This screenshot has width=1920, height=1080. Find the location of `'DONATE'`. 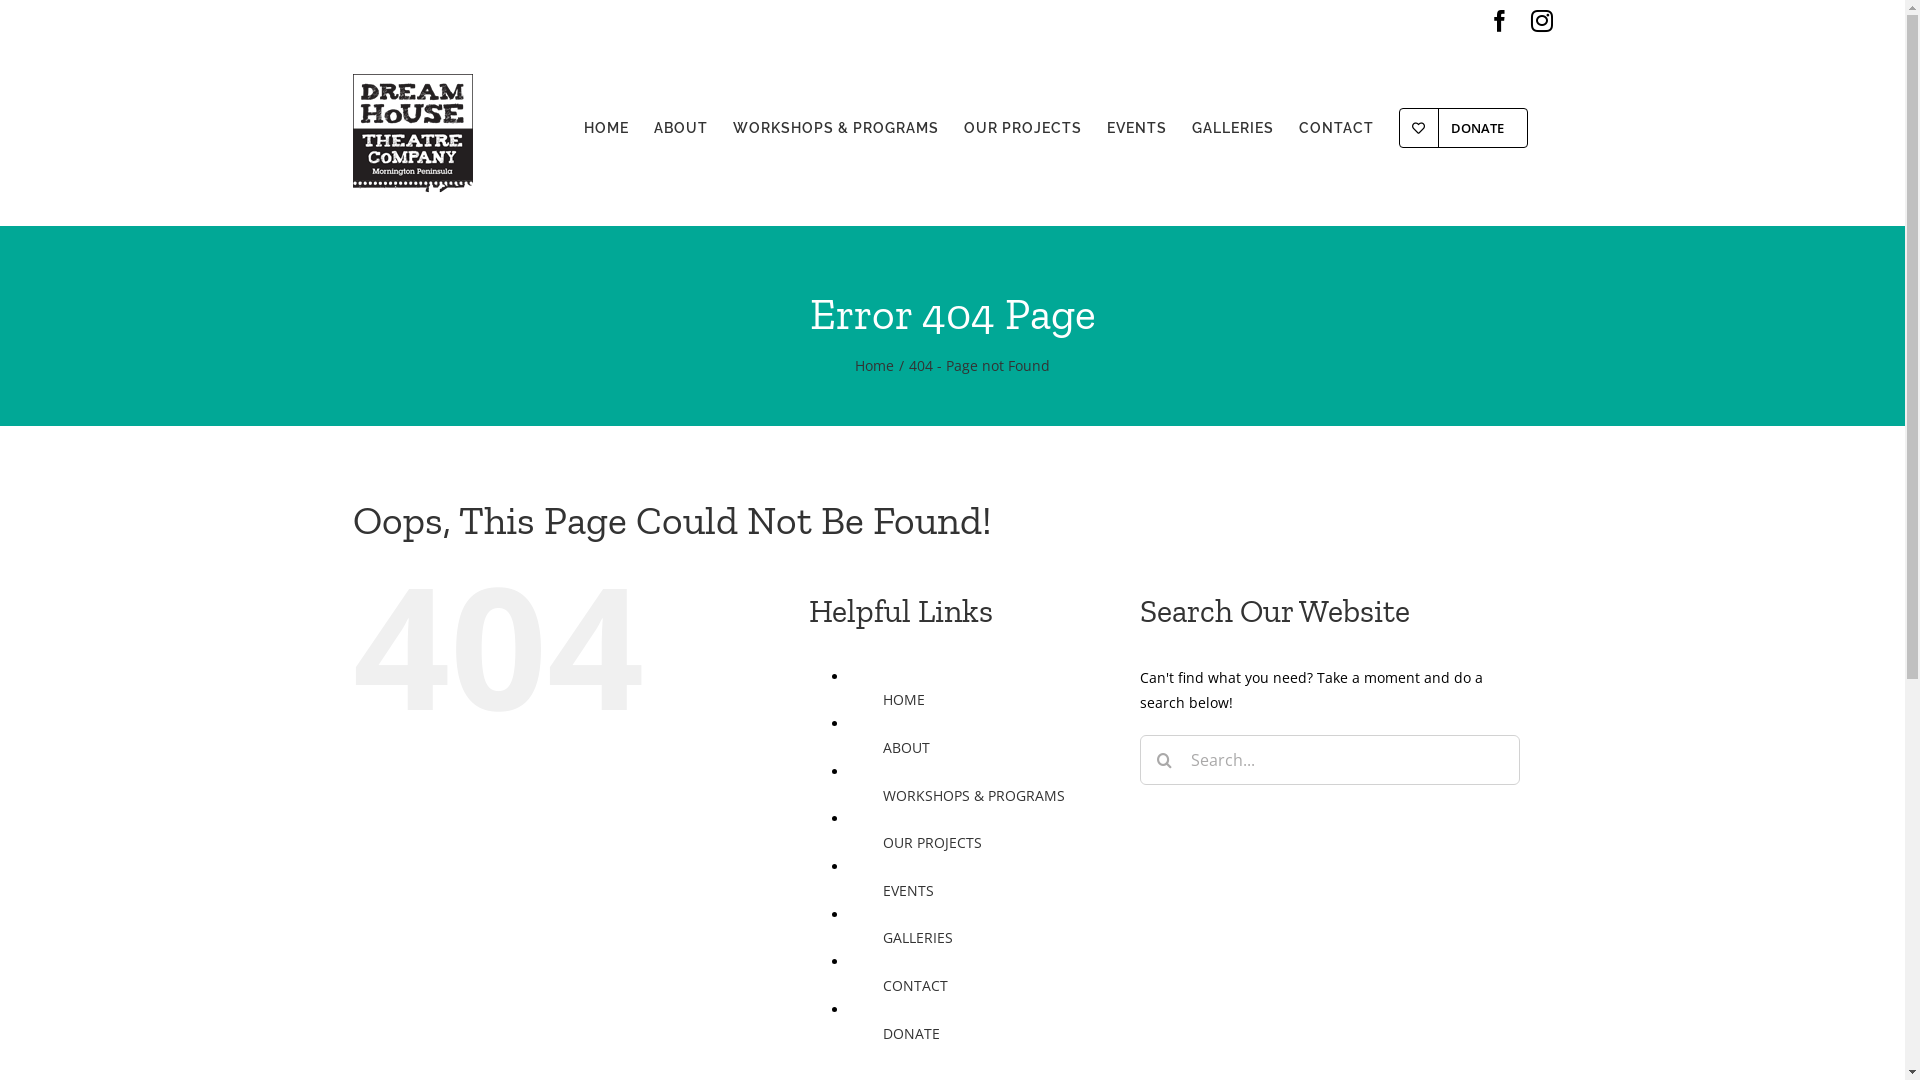

'DONATE' is located at coordinates (1462, 127).